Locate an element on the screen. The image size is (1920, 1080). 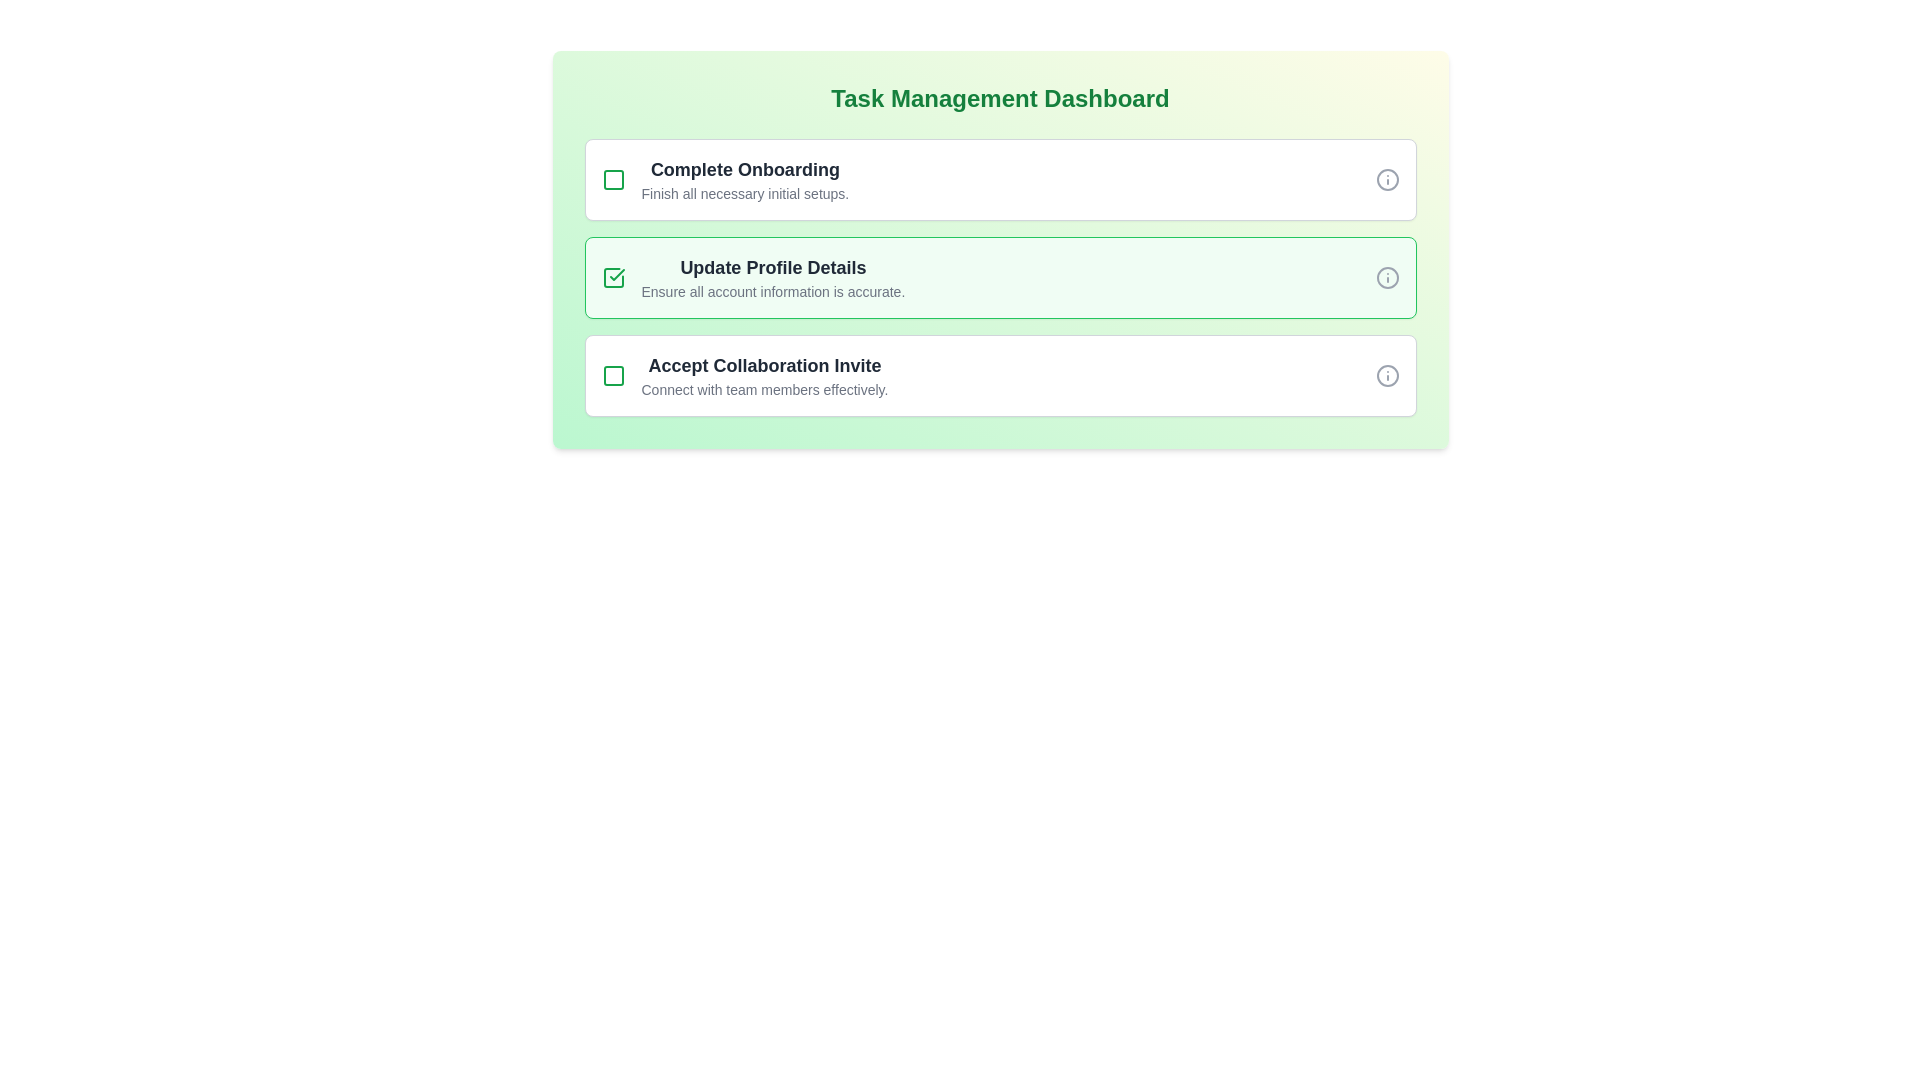
the third item in the vertically stacked list of task items that describes a task or to-do item, located below 'Update Profile Details' and above any additional tasks is located at coordinates (763, 375).